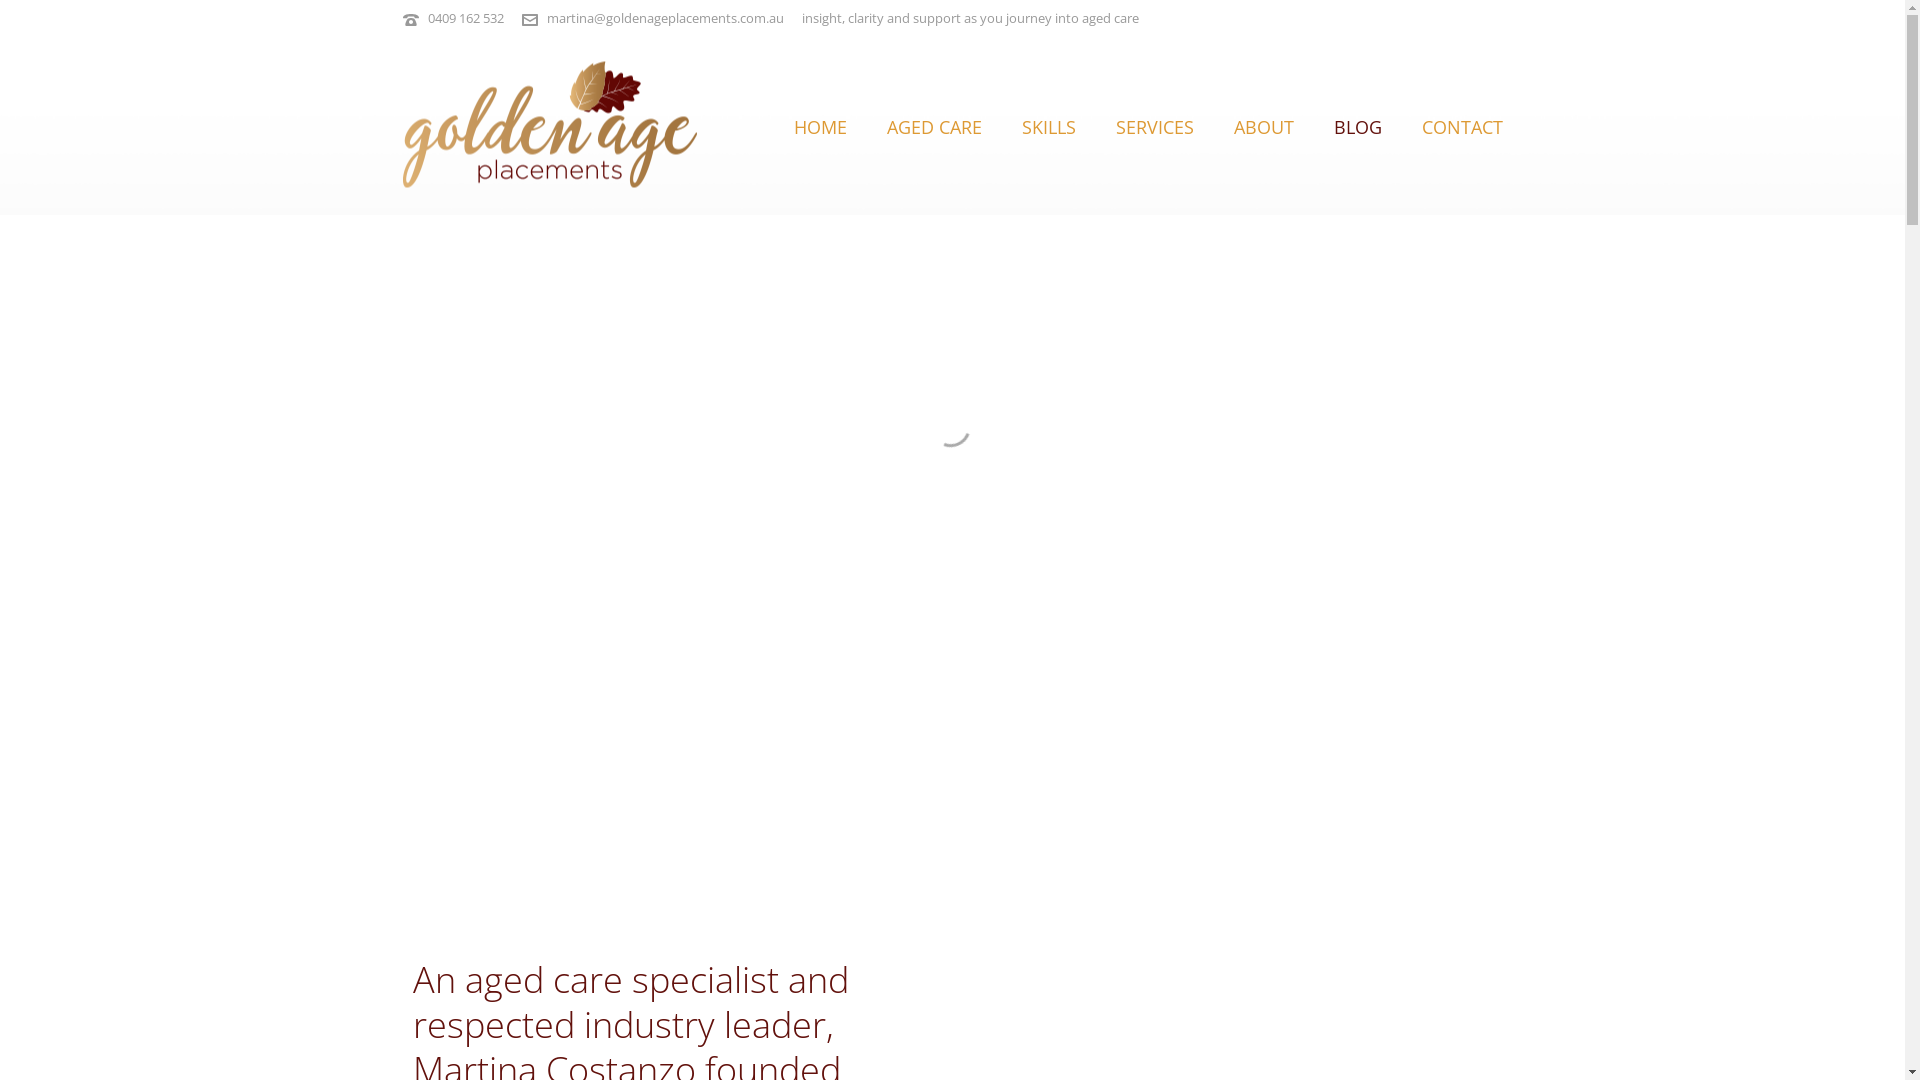 This screenshot has width=1920, height=1080. What do you see at coordinates (1155, 124) in the screenshot?
I see `'SERVICES'` at bounding box center [1155, 124].